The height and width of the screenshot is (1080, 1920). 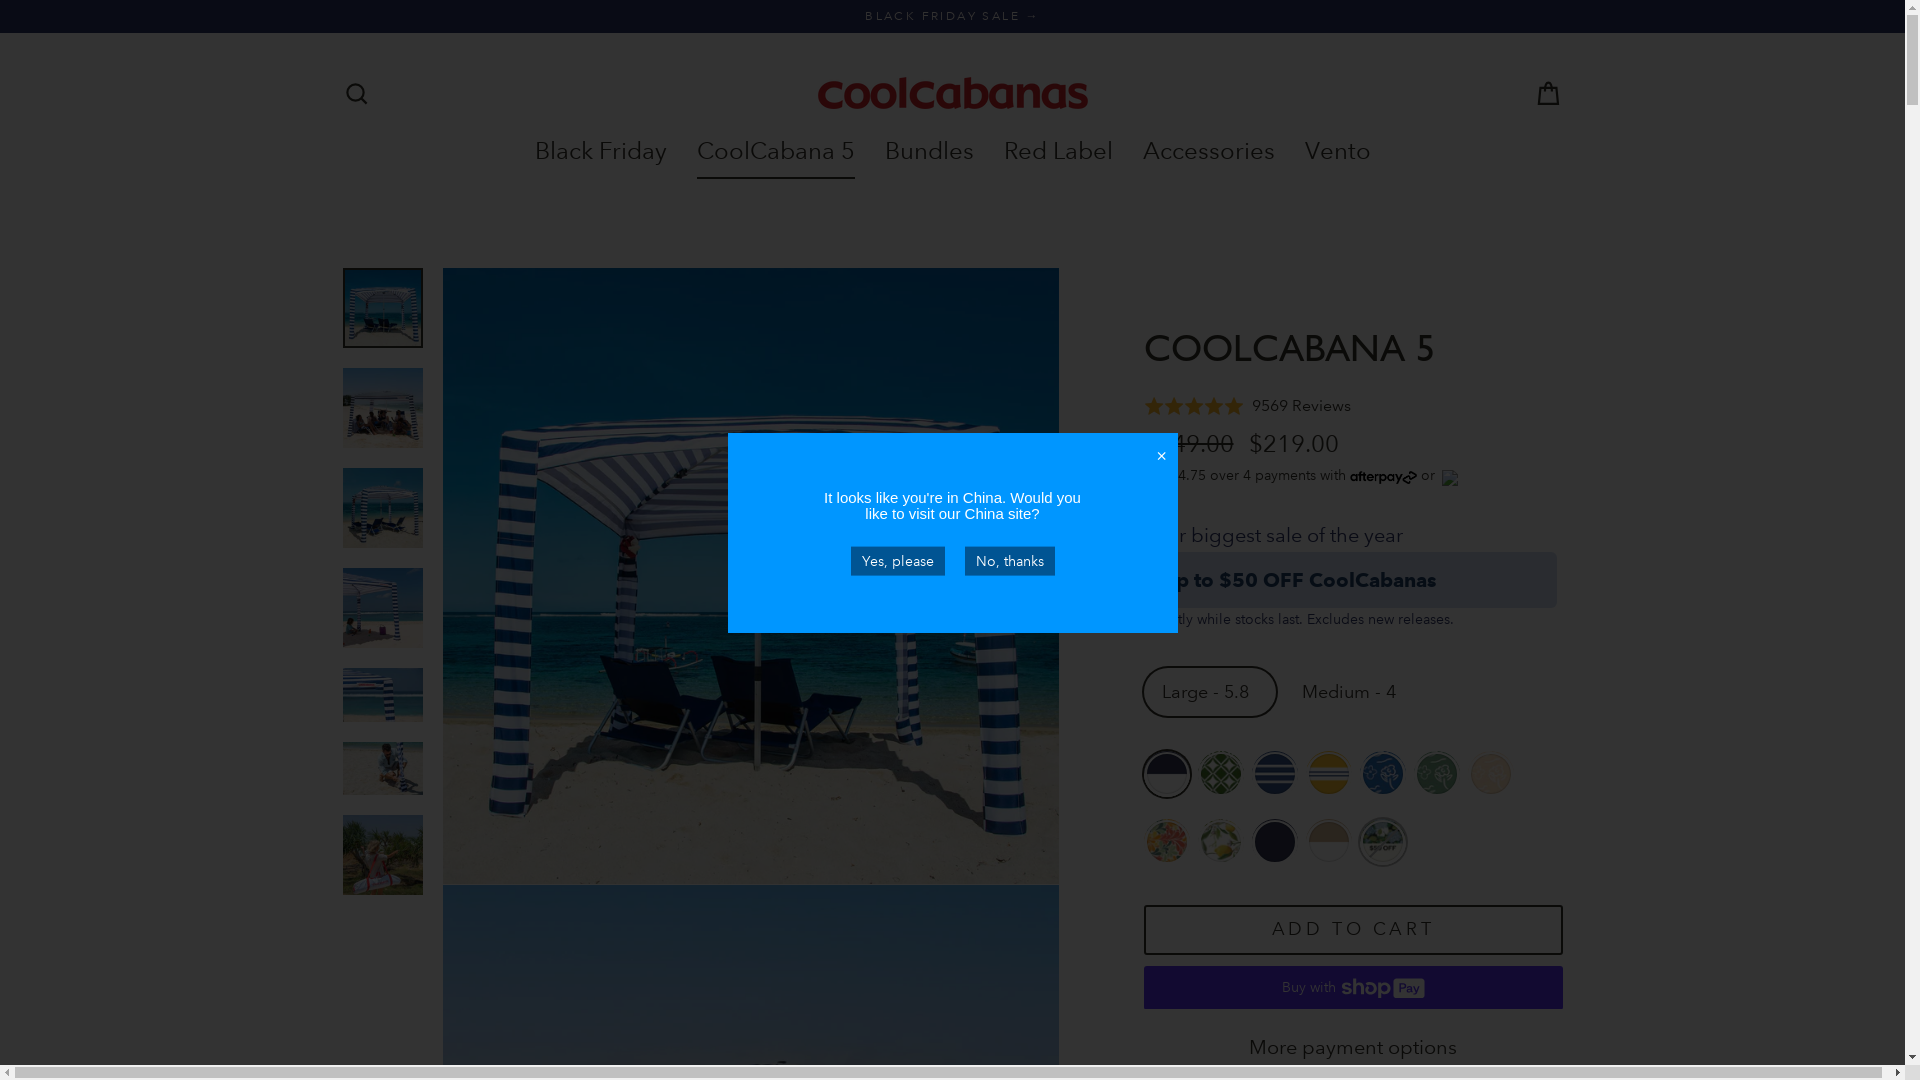 I want to click on 'More payment options', so click(x=1353, y=1047).